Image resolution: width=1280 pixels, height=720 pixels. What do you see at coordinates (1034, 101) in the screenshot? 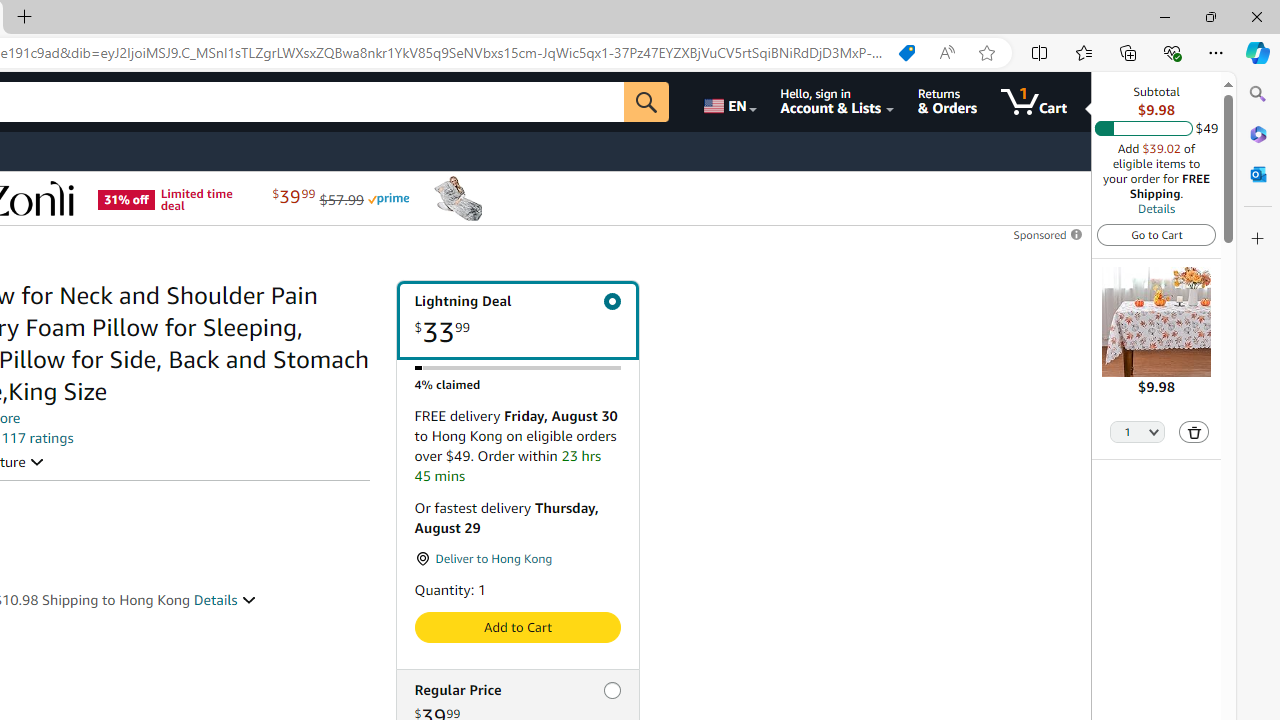
I see `'1 item in cart'` at bounding box center [1034, 101].